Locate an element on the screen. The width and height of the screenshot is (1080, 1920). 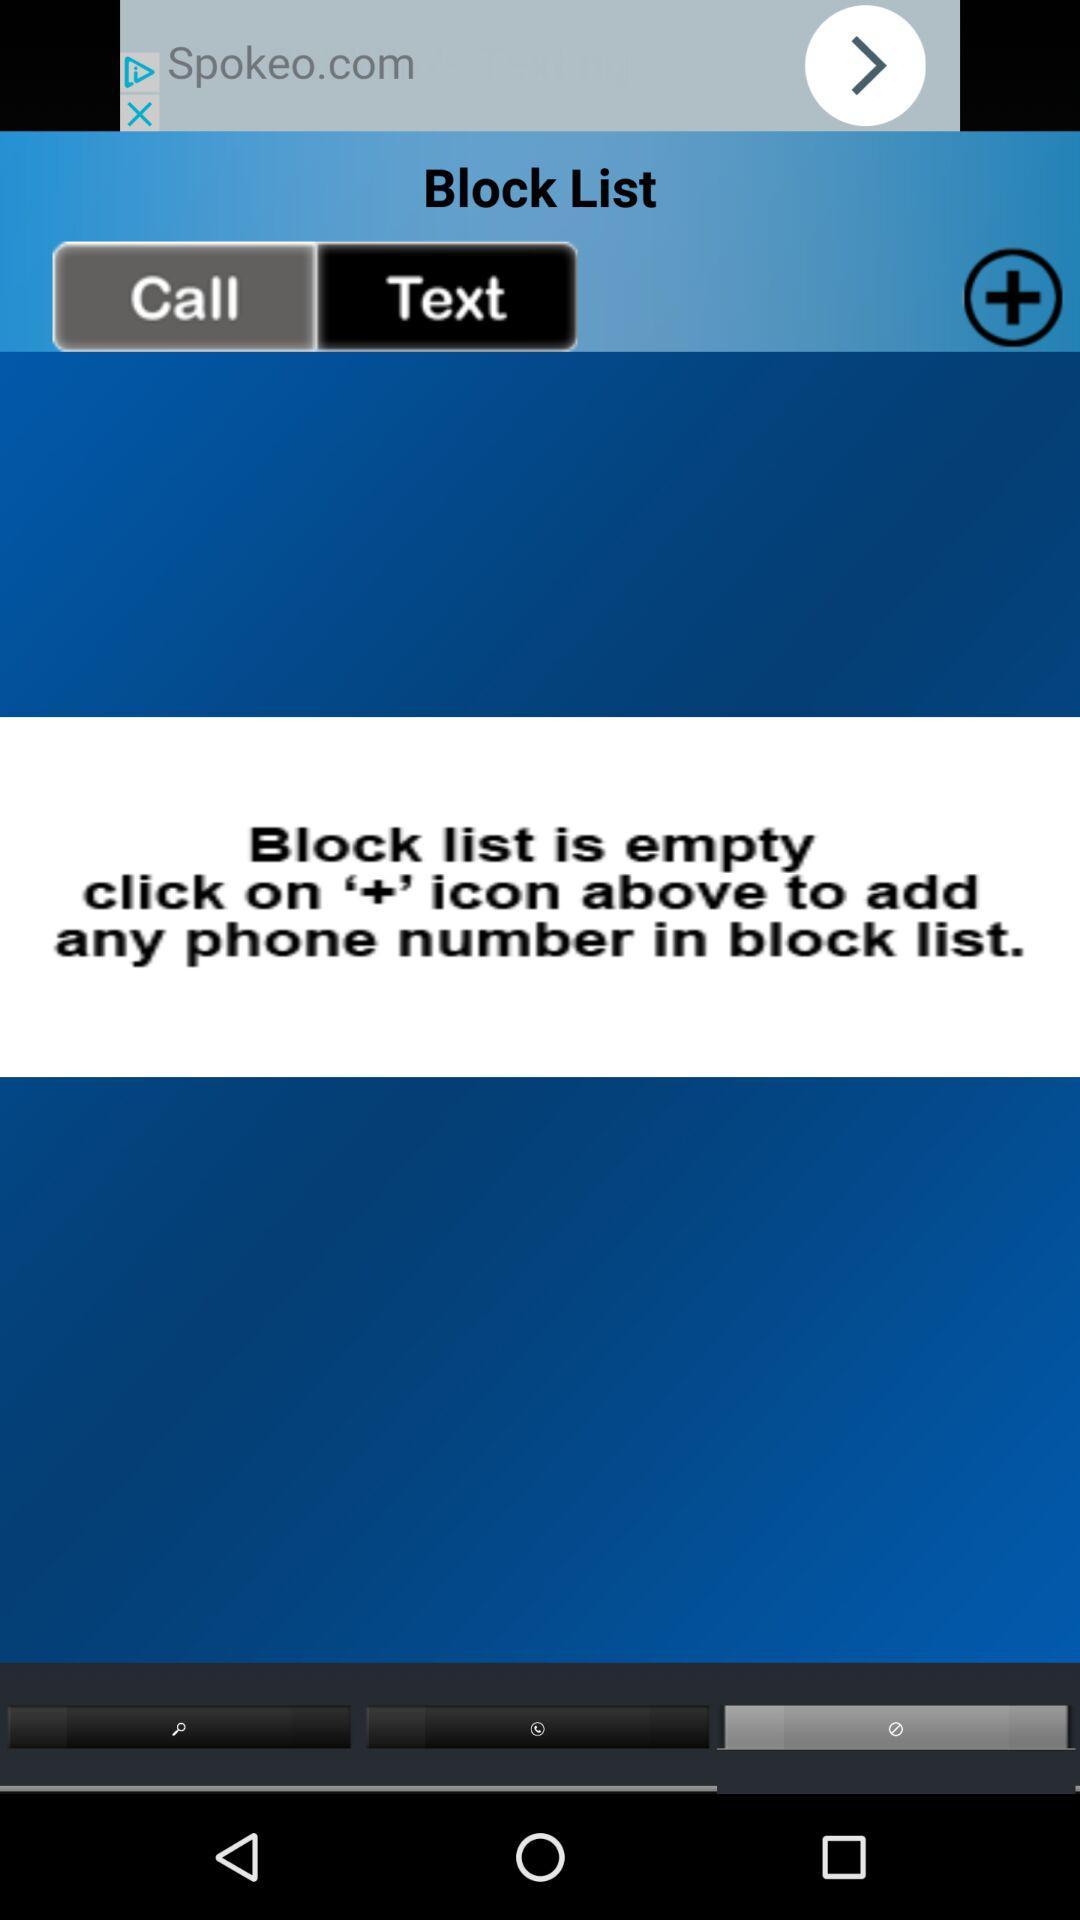
phone to text block list is located at coordinates (445, 295).